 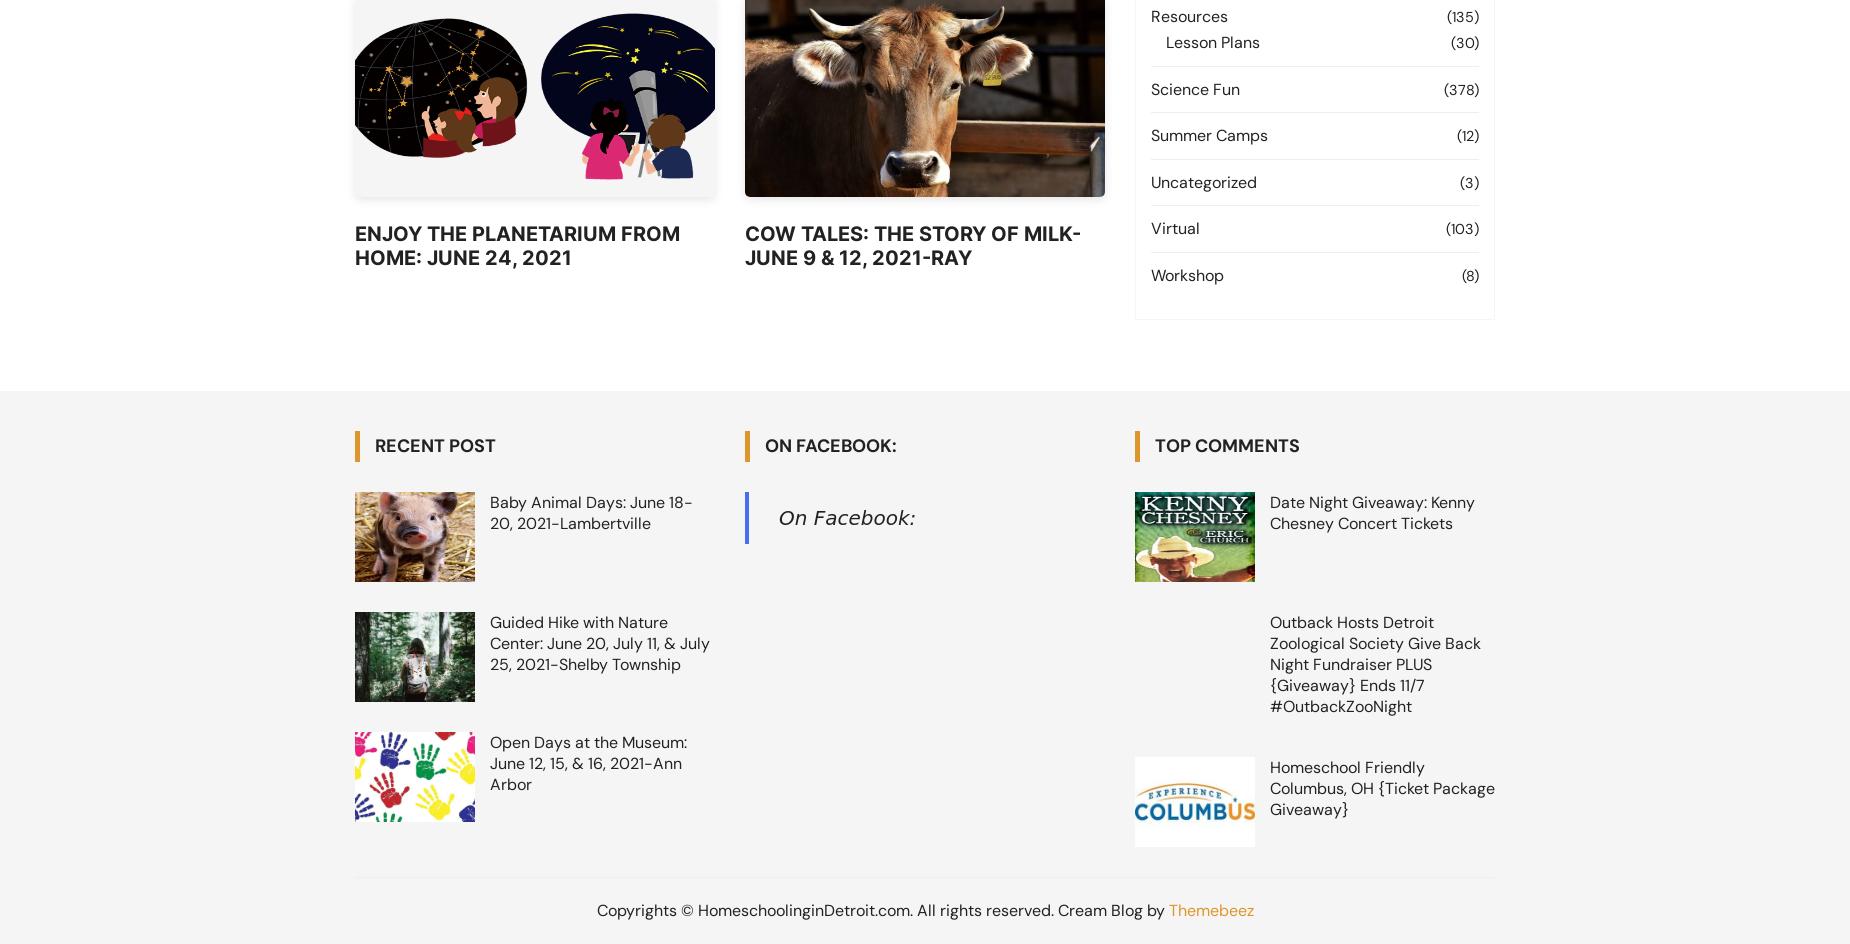 What do you see at coordinates (517, 246) in the screenshot?
I see `'Enjoy the Planetarium From Home: June 24, 2021'` at bounding box center [517, 246].